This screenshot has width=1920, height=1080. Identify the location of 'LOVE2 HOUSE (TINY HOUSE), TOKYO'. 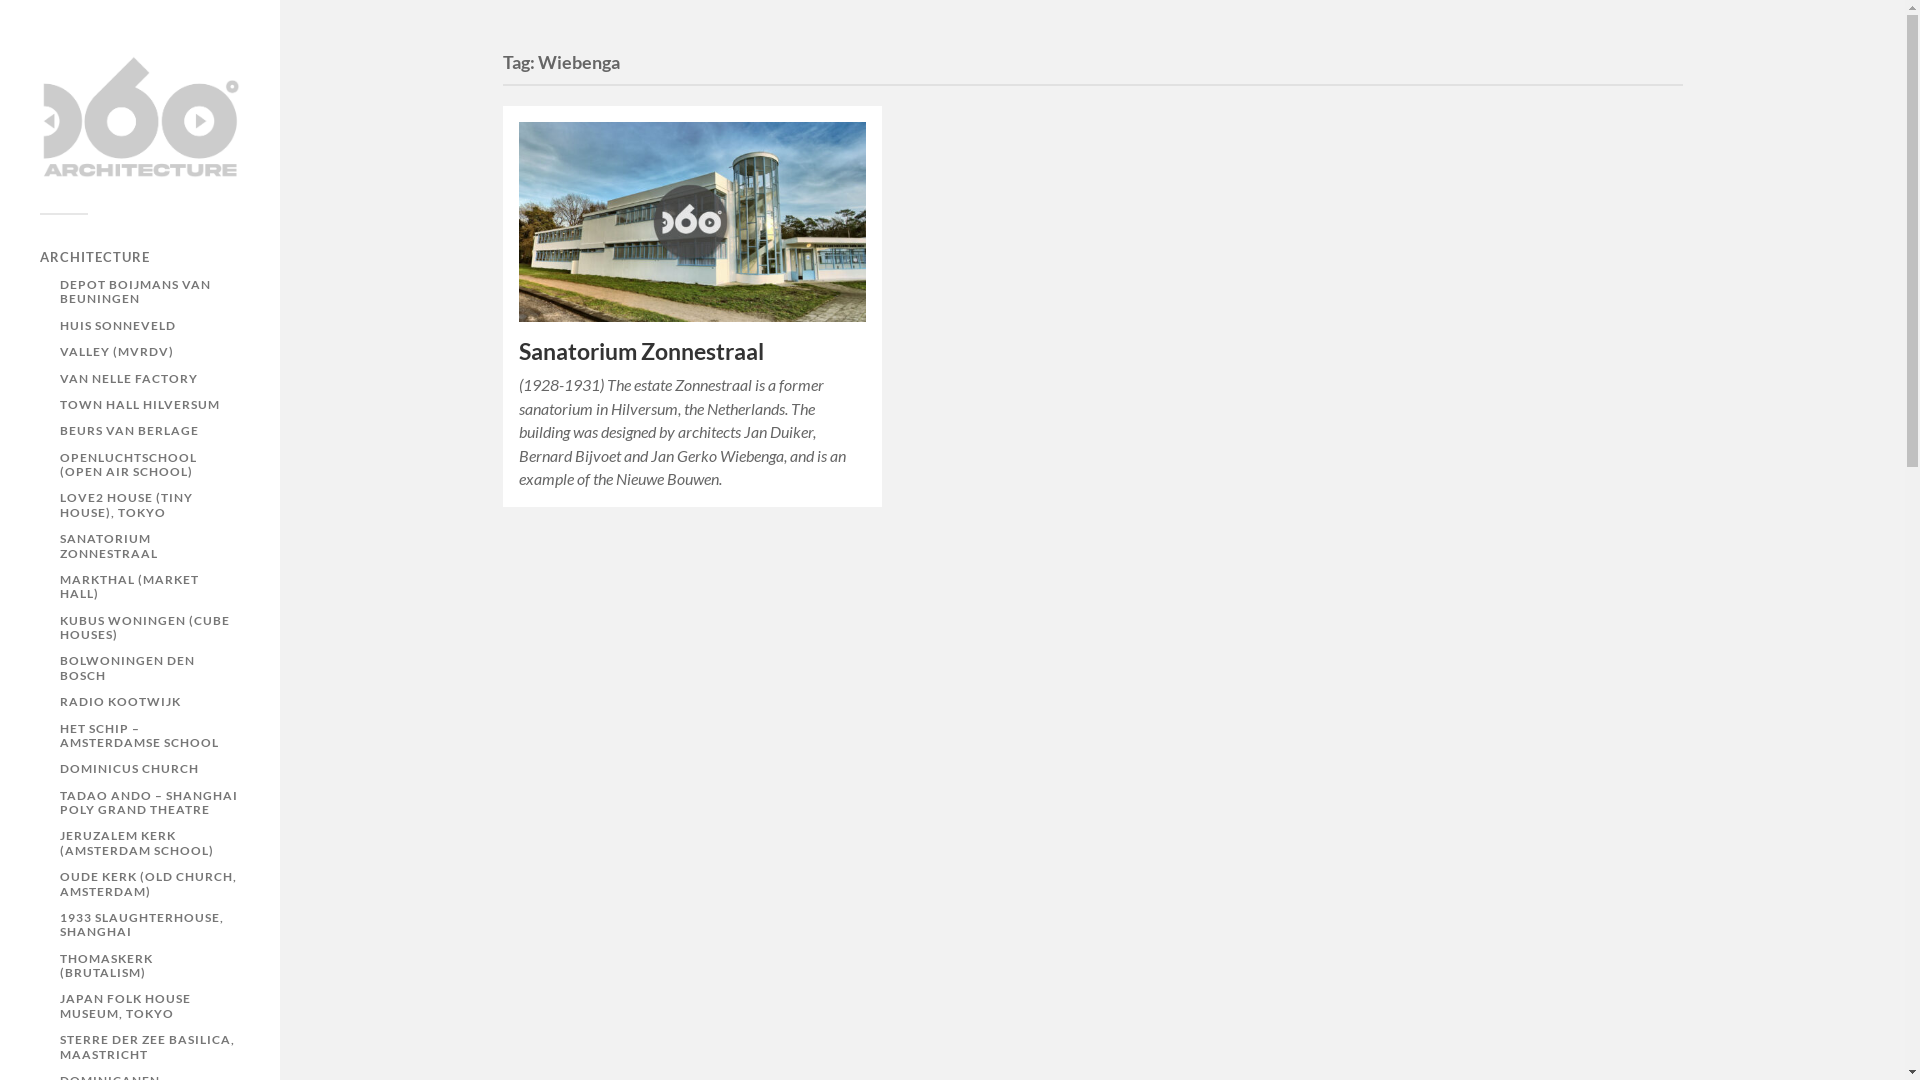
(125, 503).